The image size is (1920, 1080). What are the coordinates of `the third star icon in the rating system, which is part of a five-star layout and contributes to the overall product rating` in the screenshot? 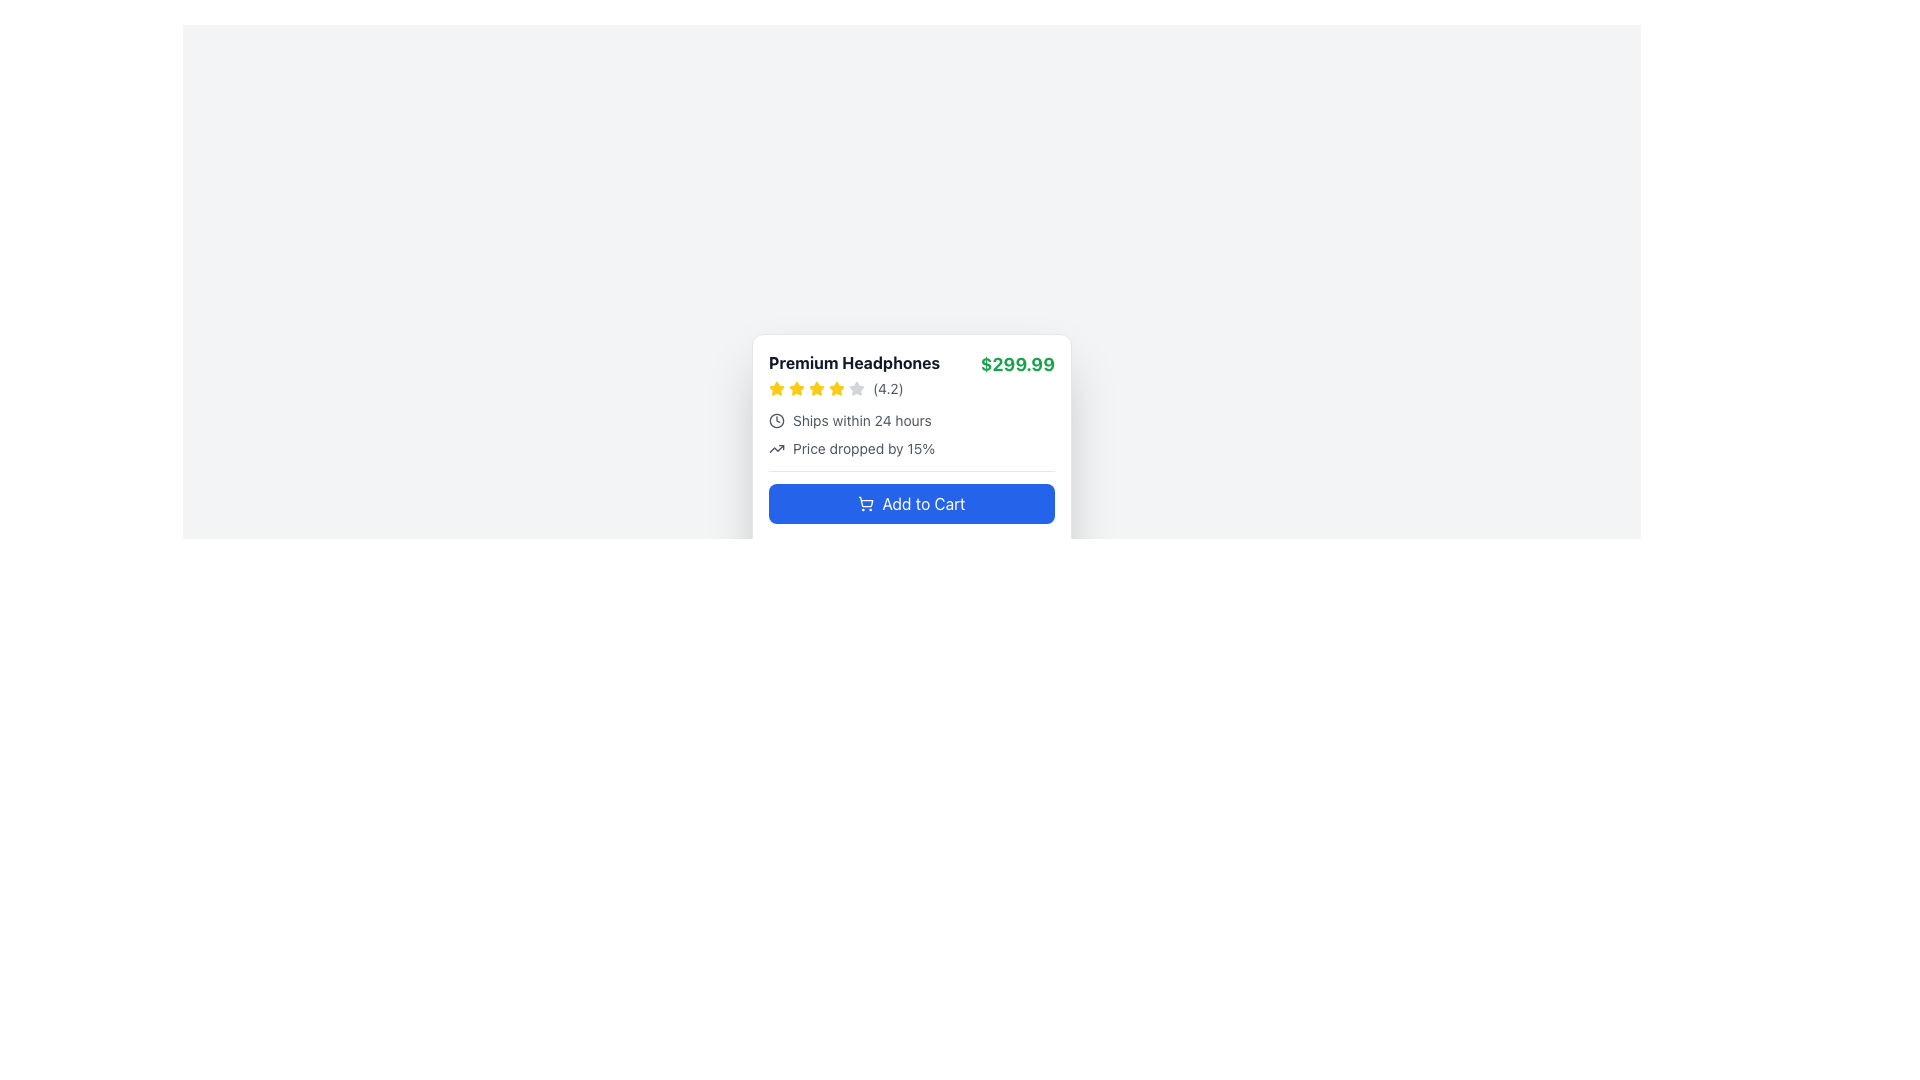 It's located at (795, 389).